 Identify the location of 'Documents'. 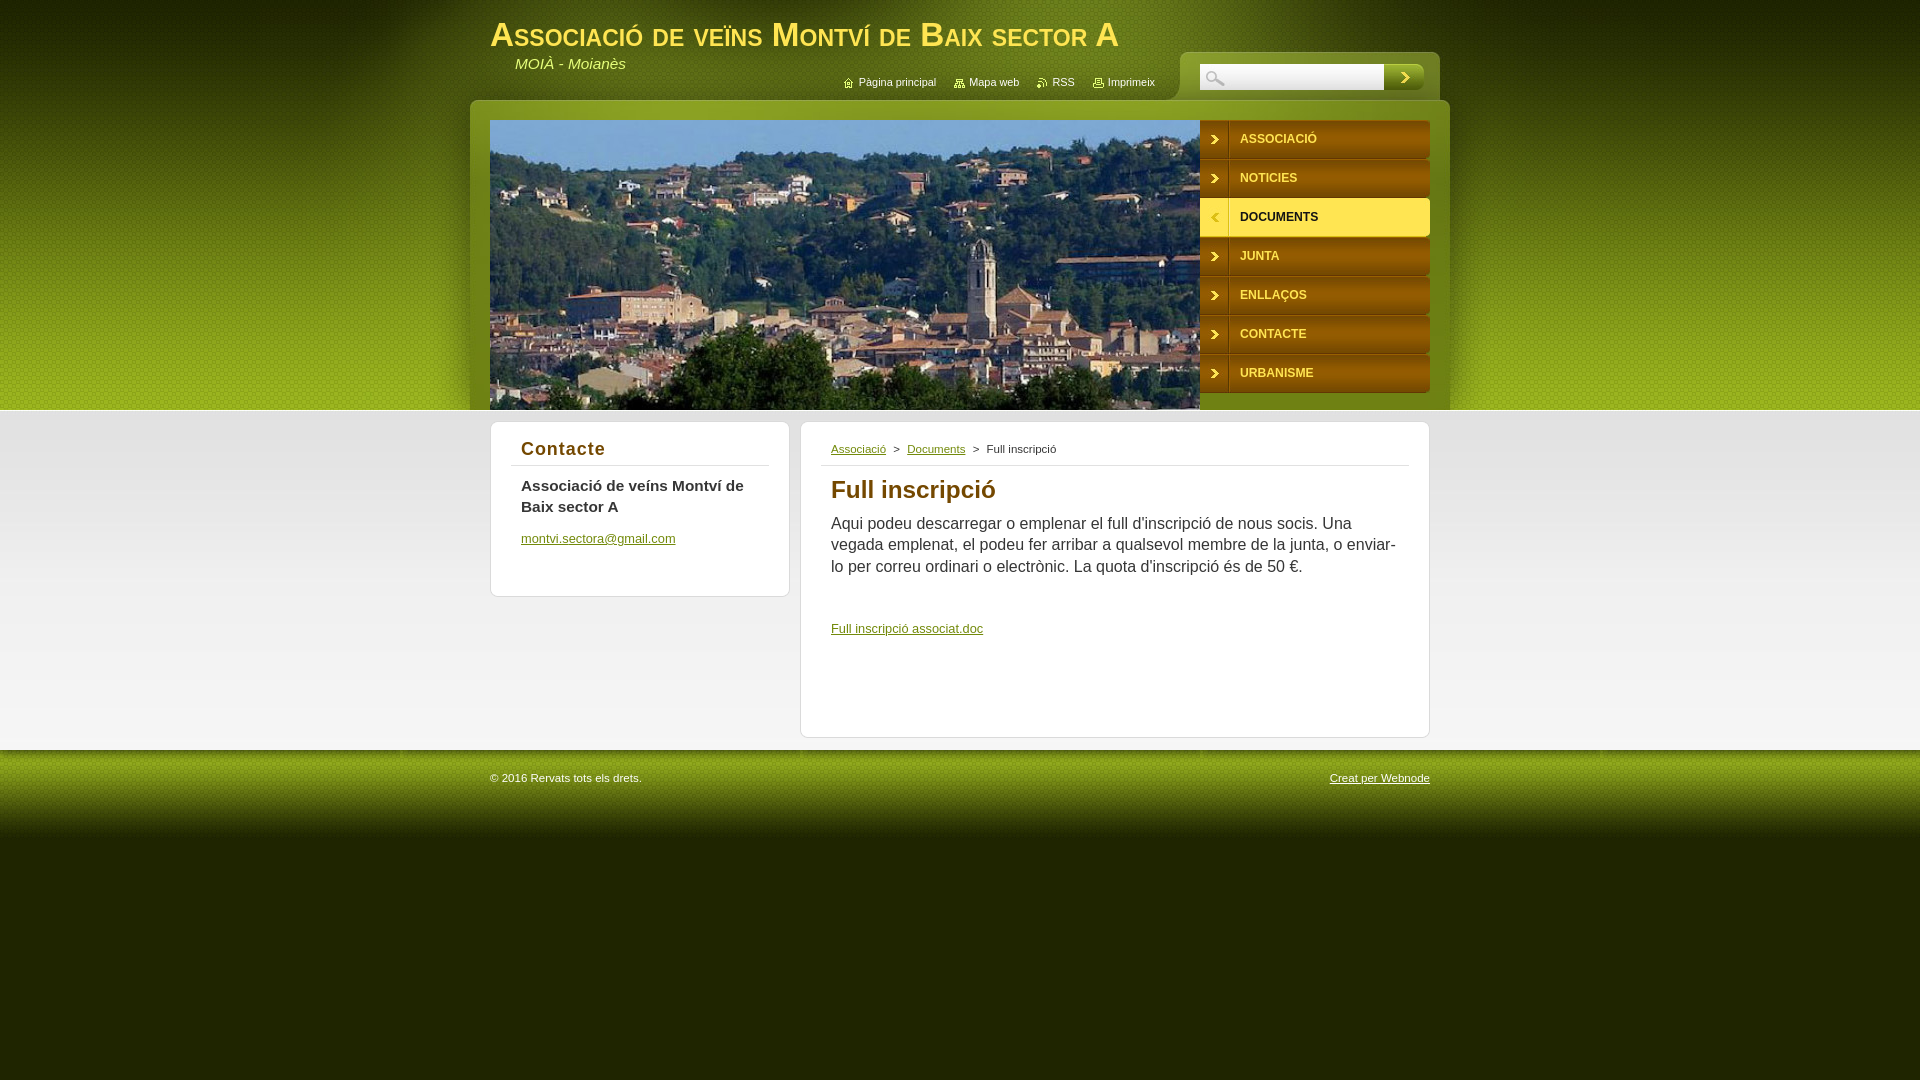
(935, 447).